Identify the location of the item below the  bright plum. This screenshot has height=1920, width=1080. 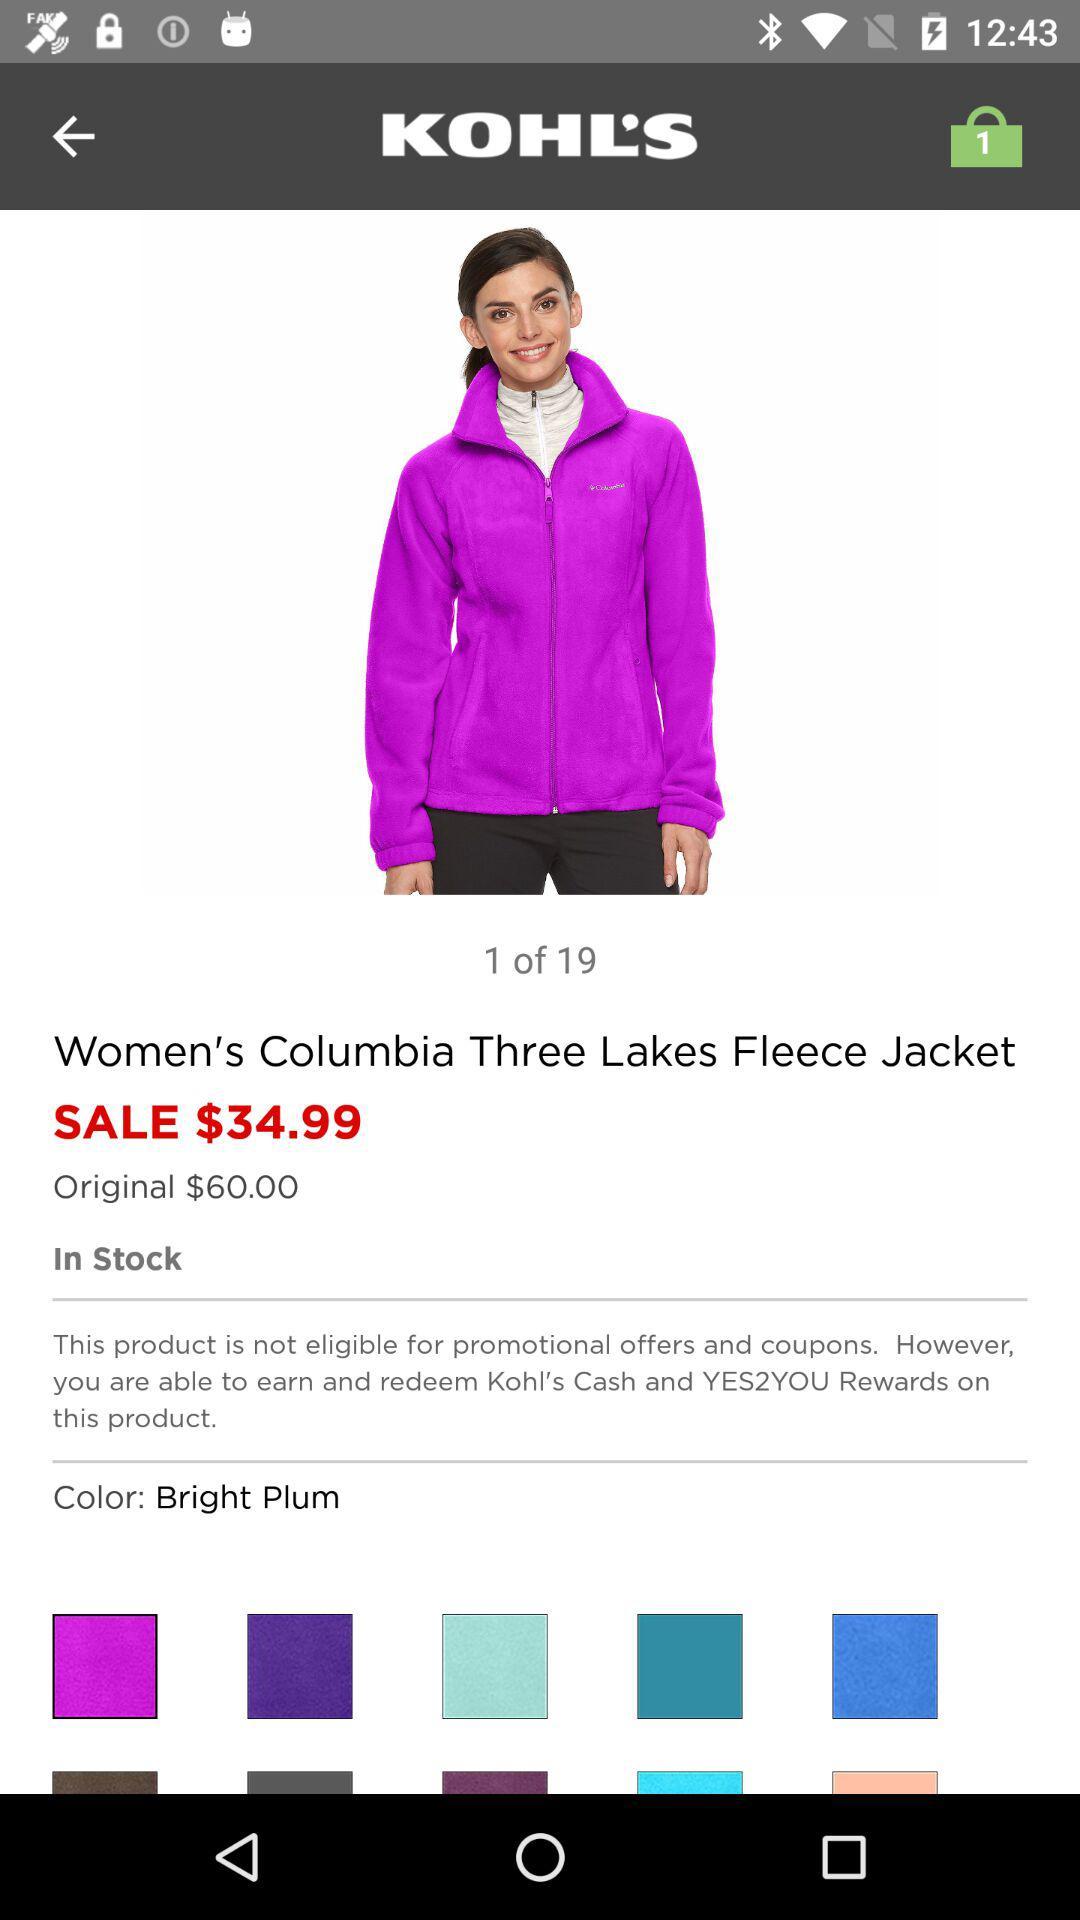
(300, 1666).